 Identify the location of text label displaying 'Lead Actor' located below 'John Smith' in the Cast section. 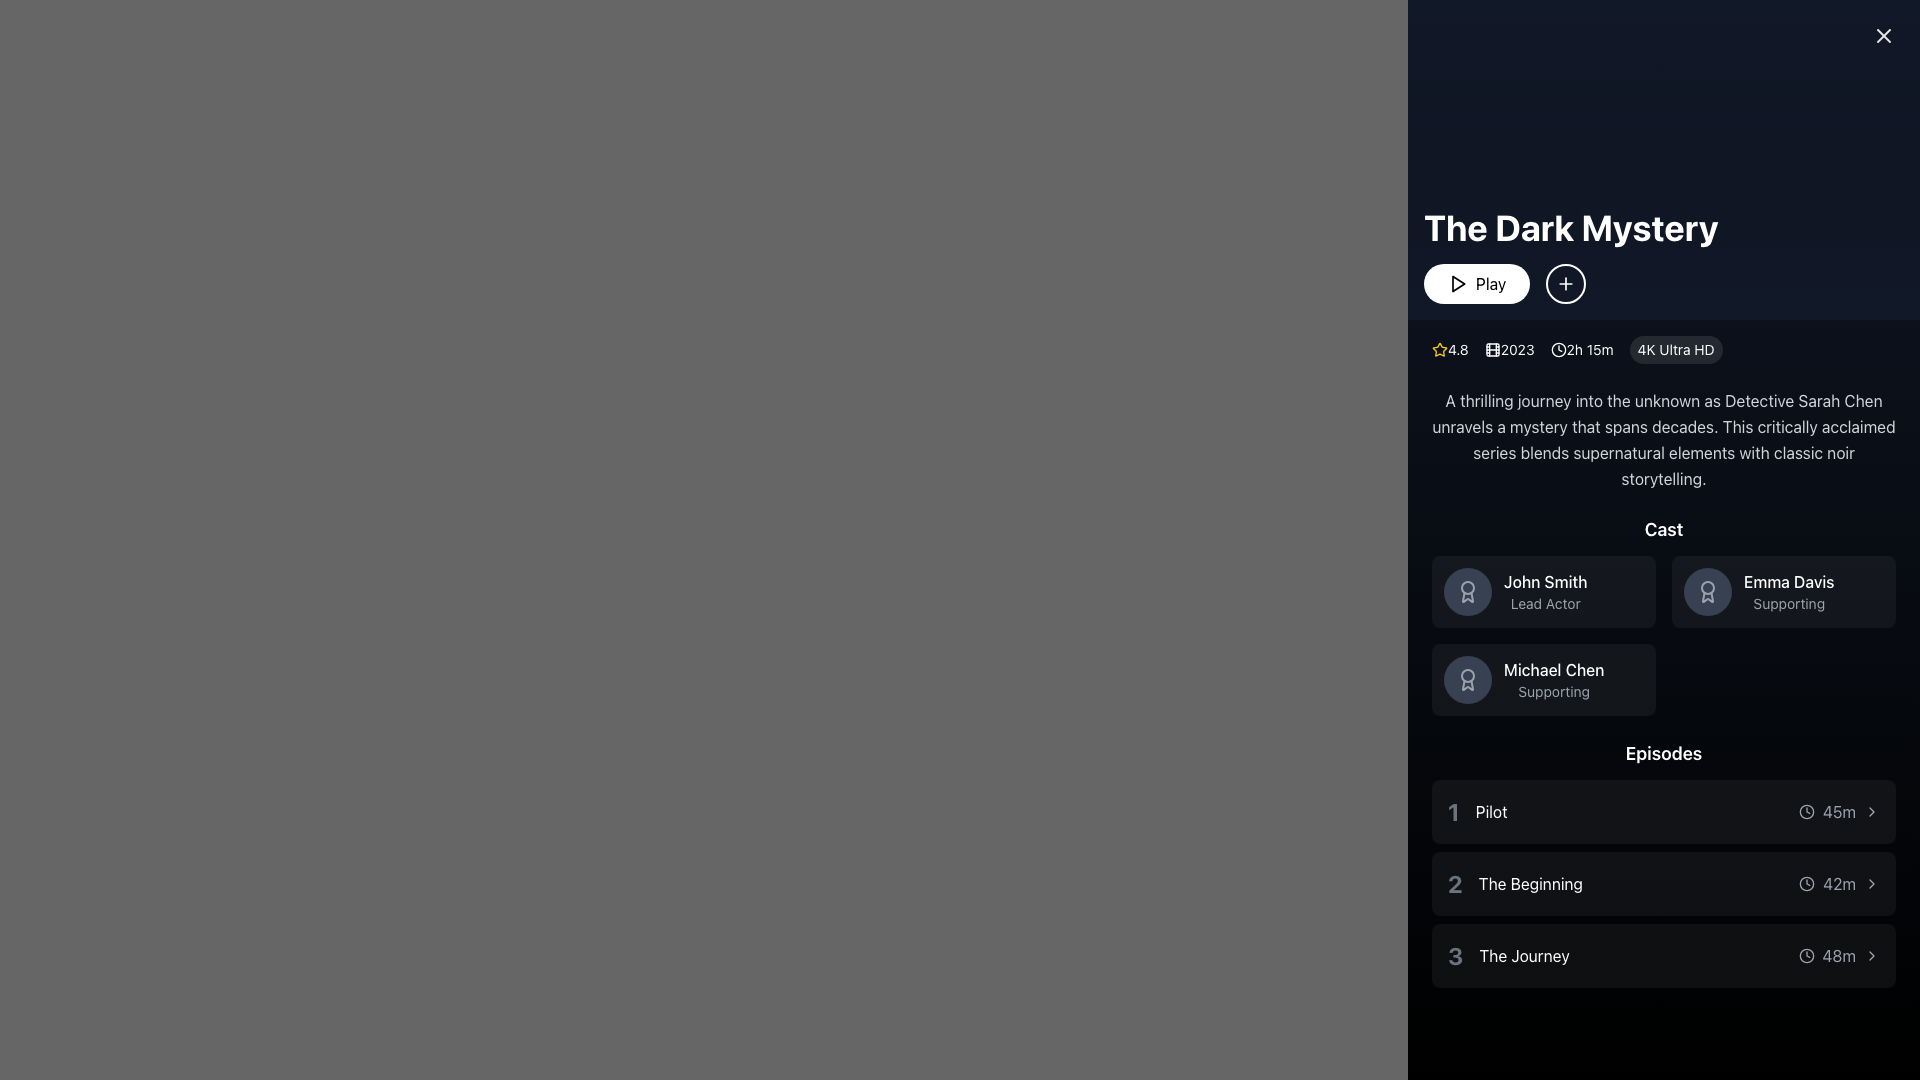
(1544, 603).